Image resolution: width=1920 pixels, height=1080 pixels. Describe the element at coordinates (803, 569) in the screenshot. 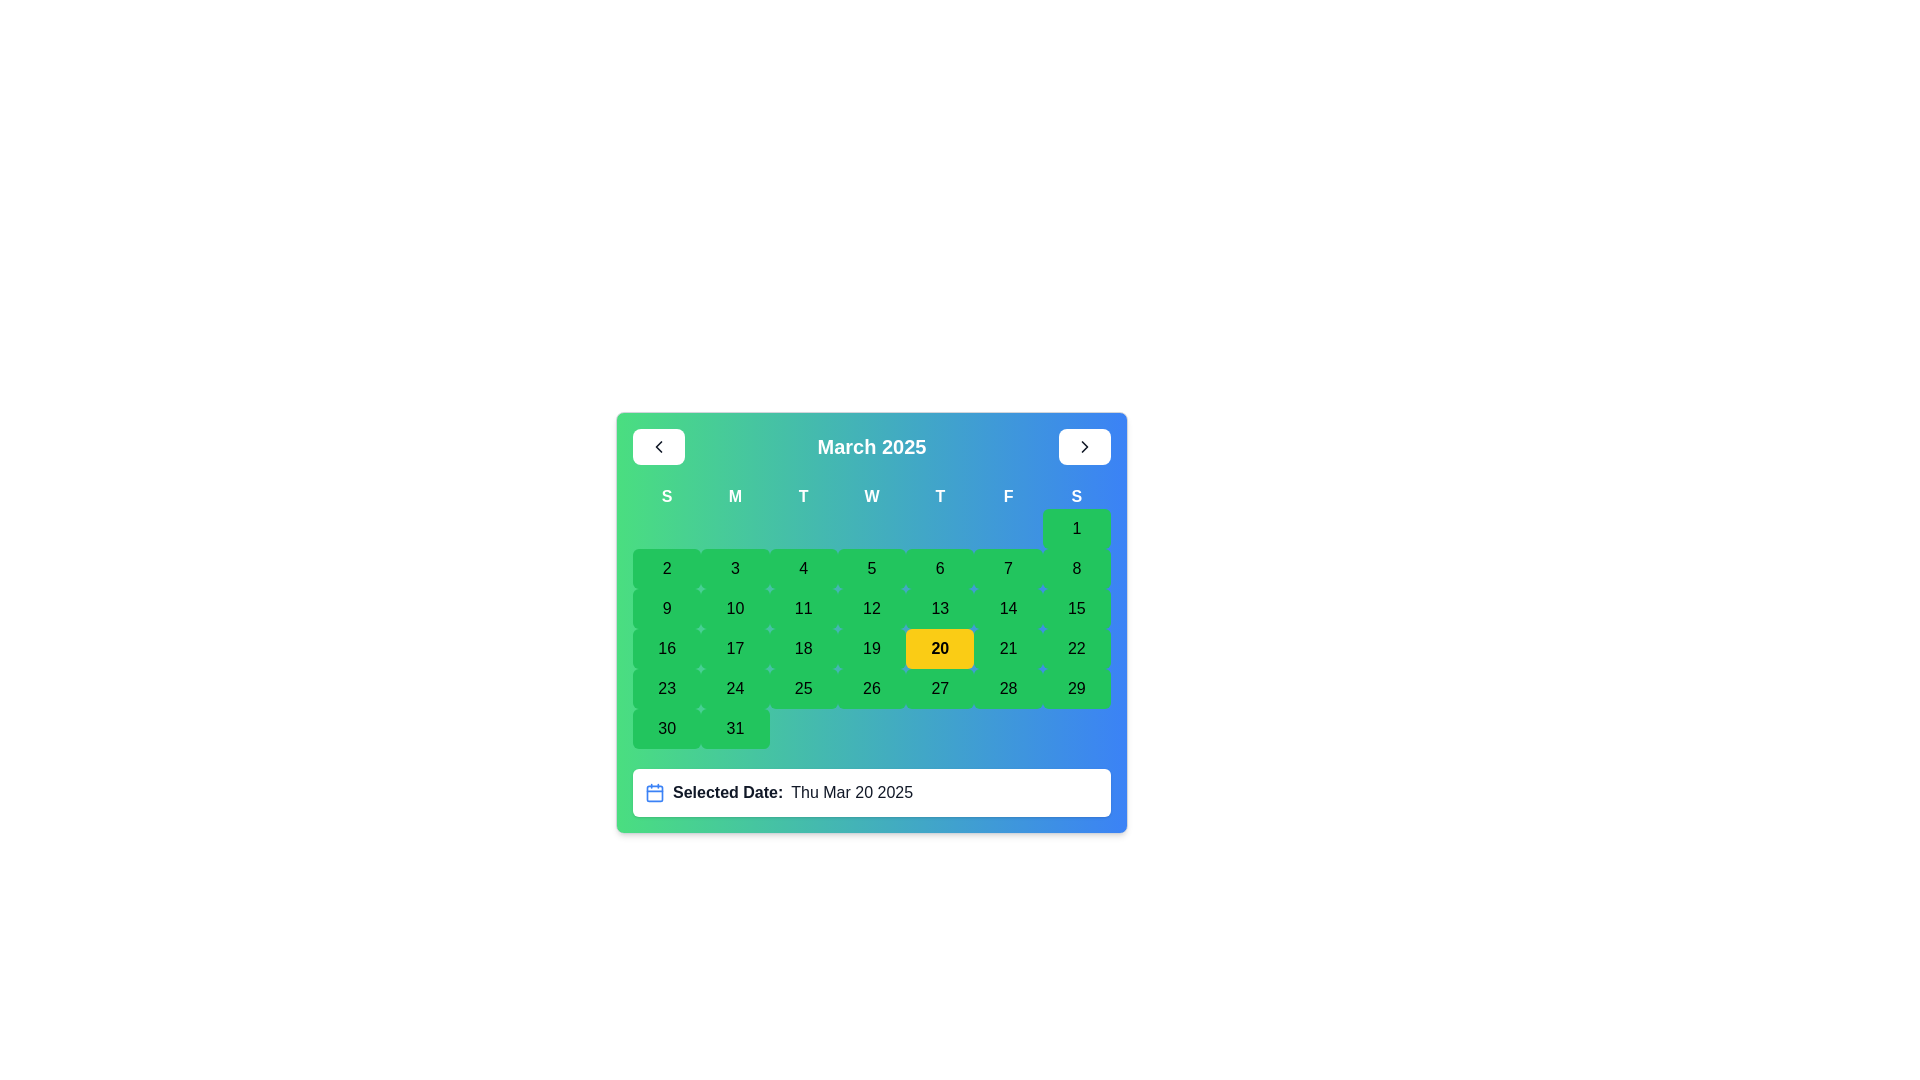

I see `the calendar day selector button for the '4th' of the month` at that location.